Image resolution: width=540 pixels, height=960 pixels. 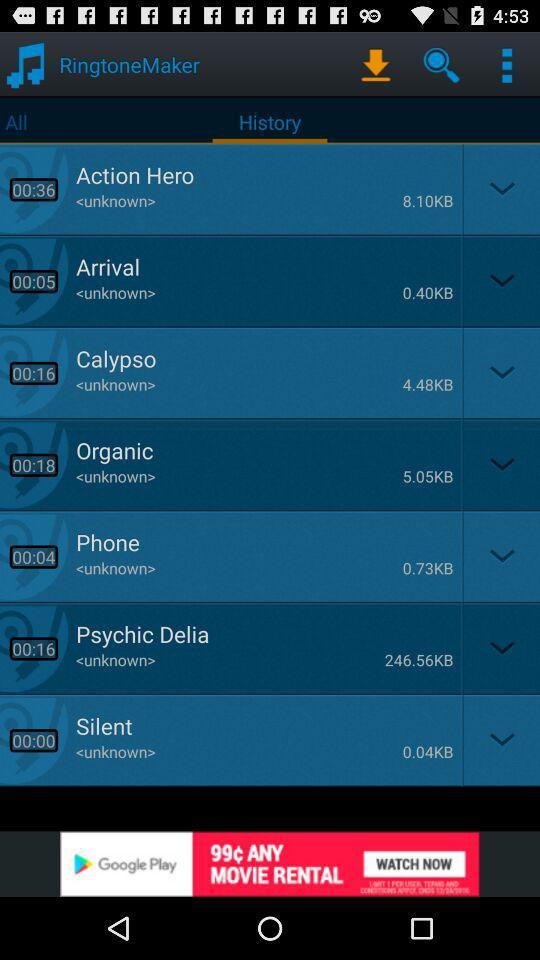 What do you see at coordinates (499, 556) in the screenshot?
I see `the fifth drop down option from top` at bounding box center [499, 556].